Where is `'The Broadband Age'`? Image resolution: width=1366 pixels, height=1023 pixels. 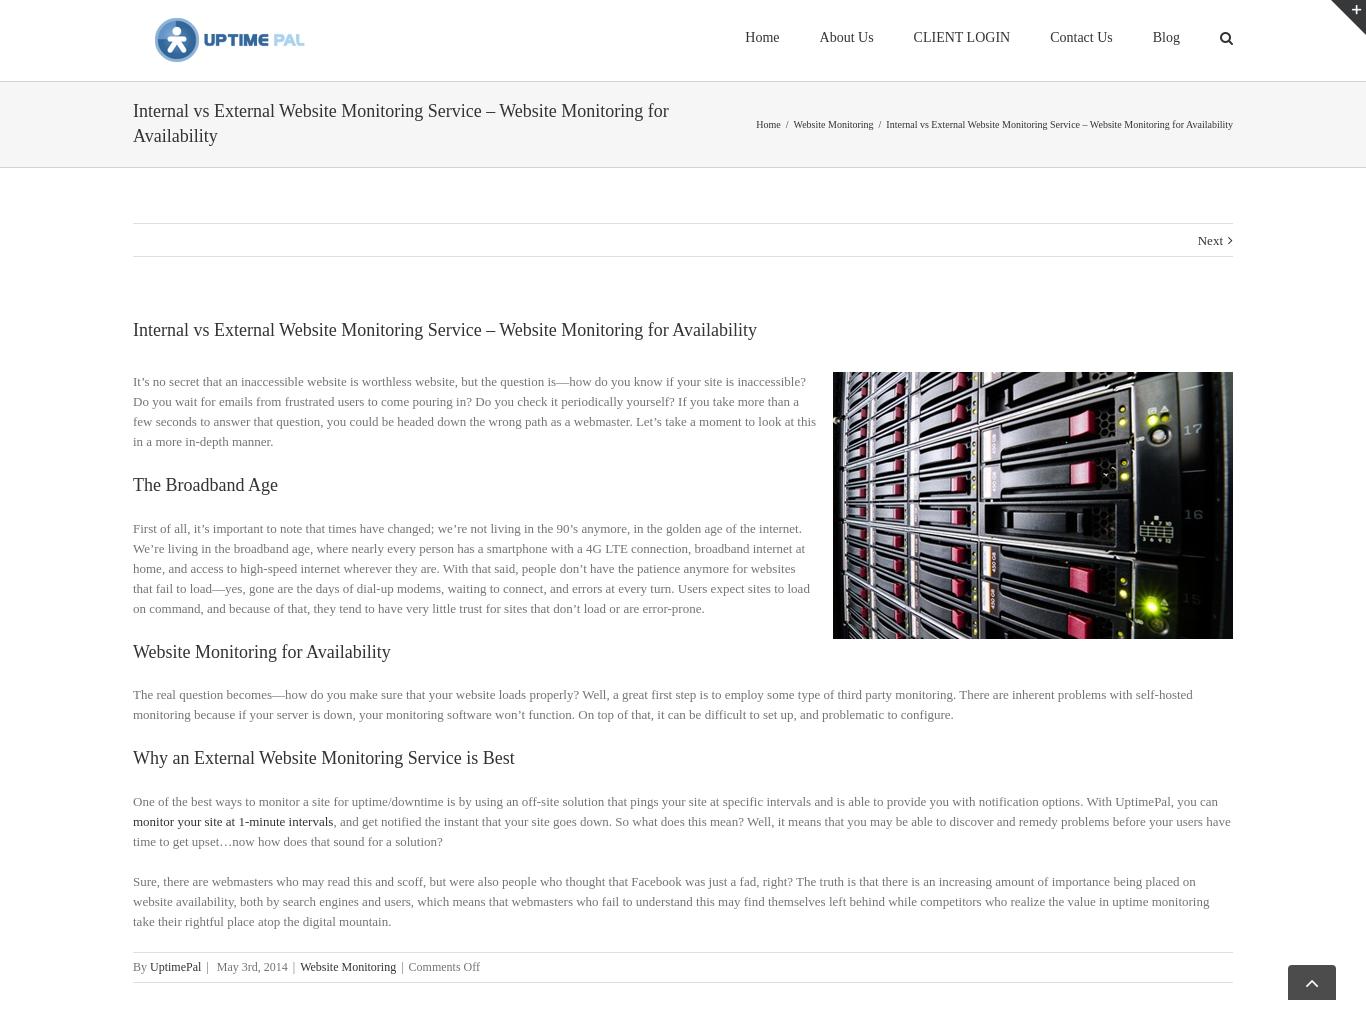
'The Broadband Age' is located at coordinates (204, 509).